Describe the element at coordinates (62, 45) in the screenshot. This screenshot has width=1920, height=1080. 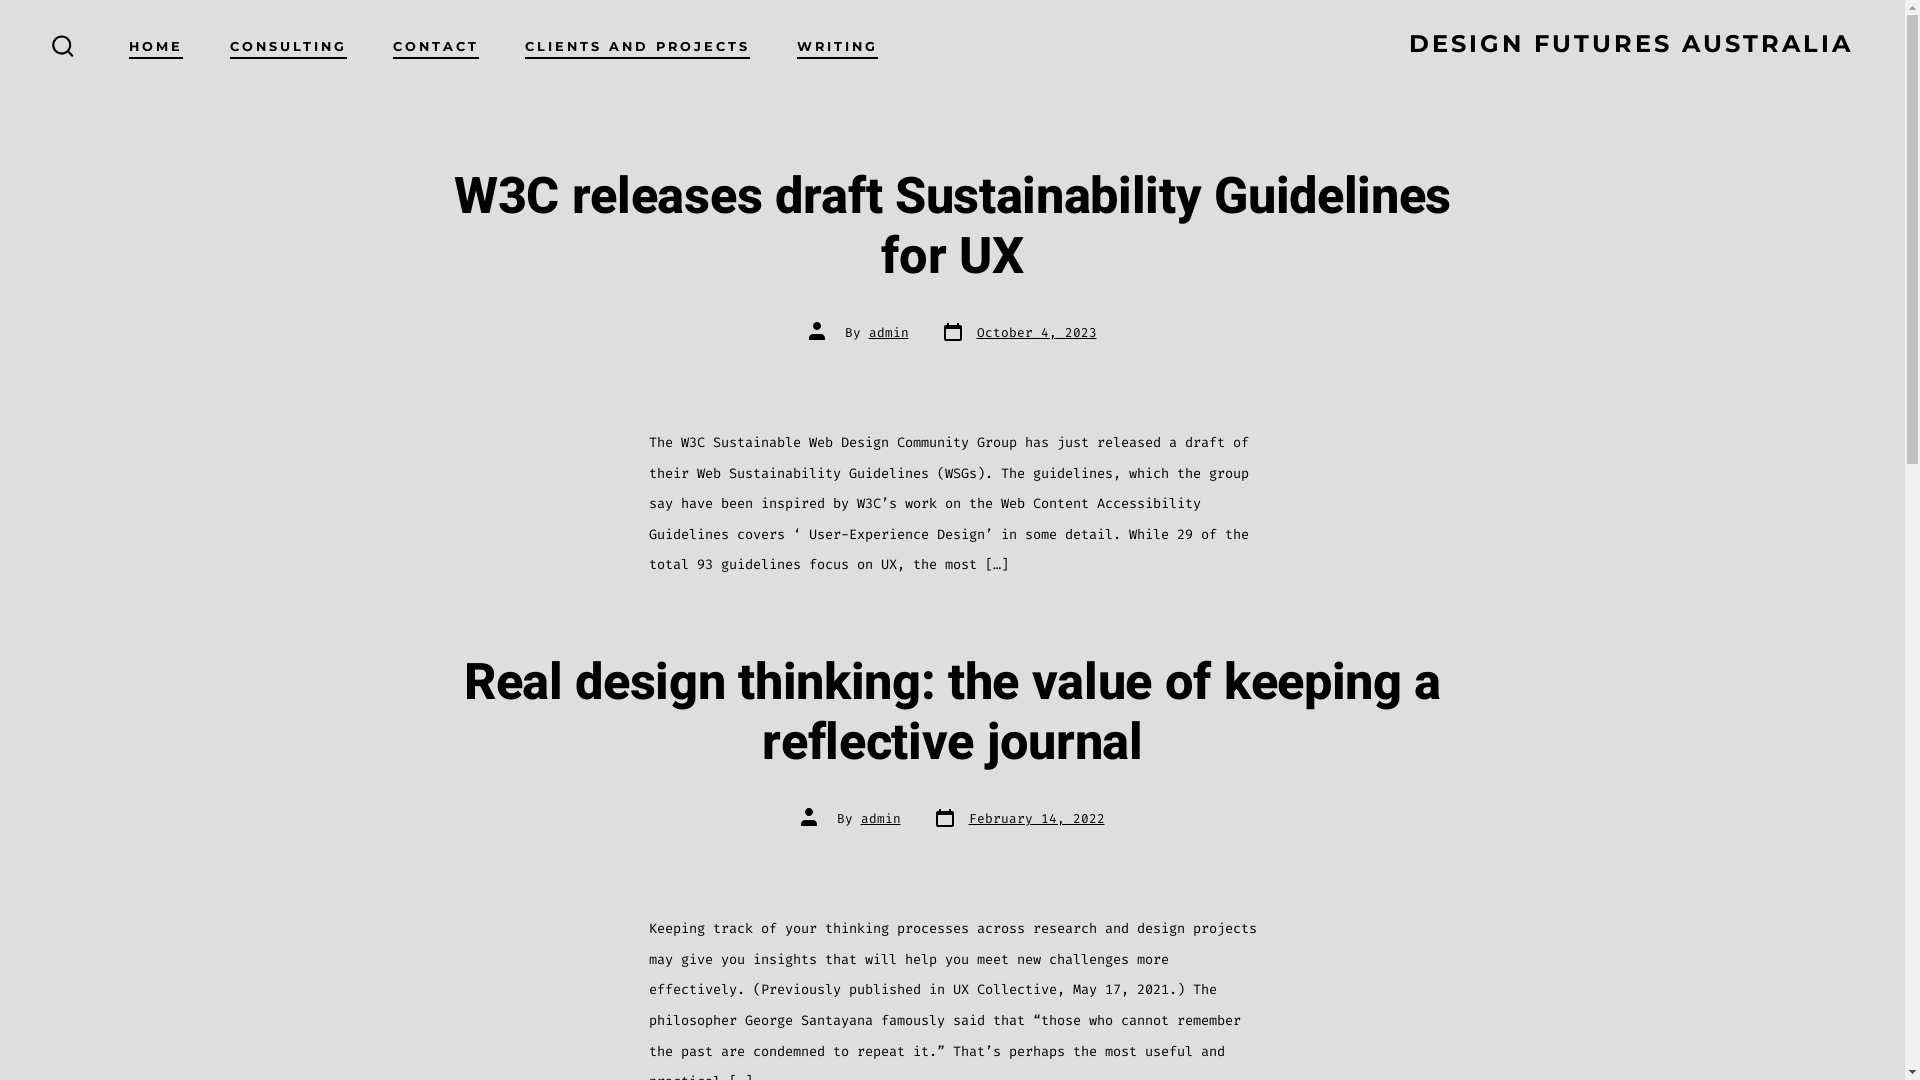
I see `'SEARCH TOGGLE'` at that location.